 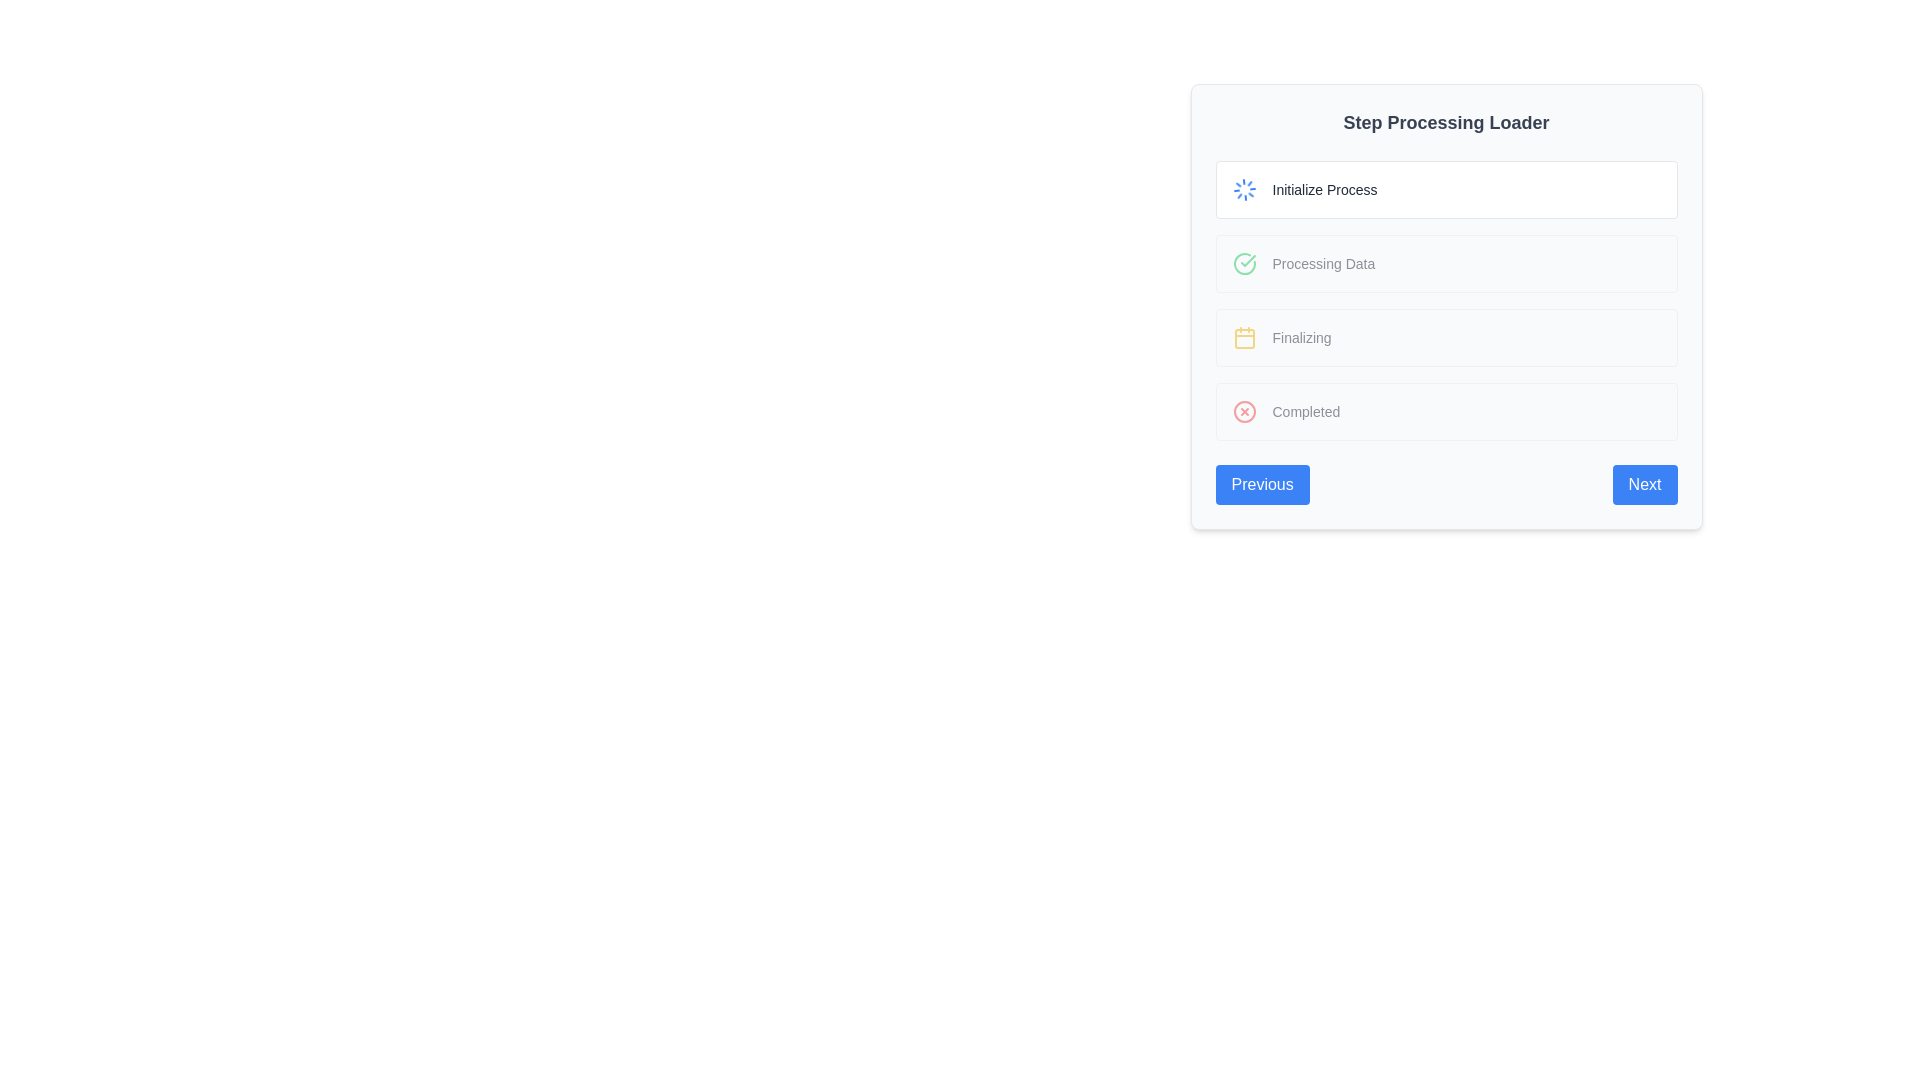 I want to click on the 'Processing Data' text label, which is styled in gray and indicates a processing status, located in the center-right section of the interface, so click(x=1323, y=262).